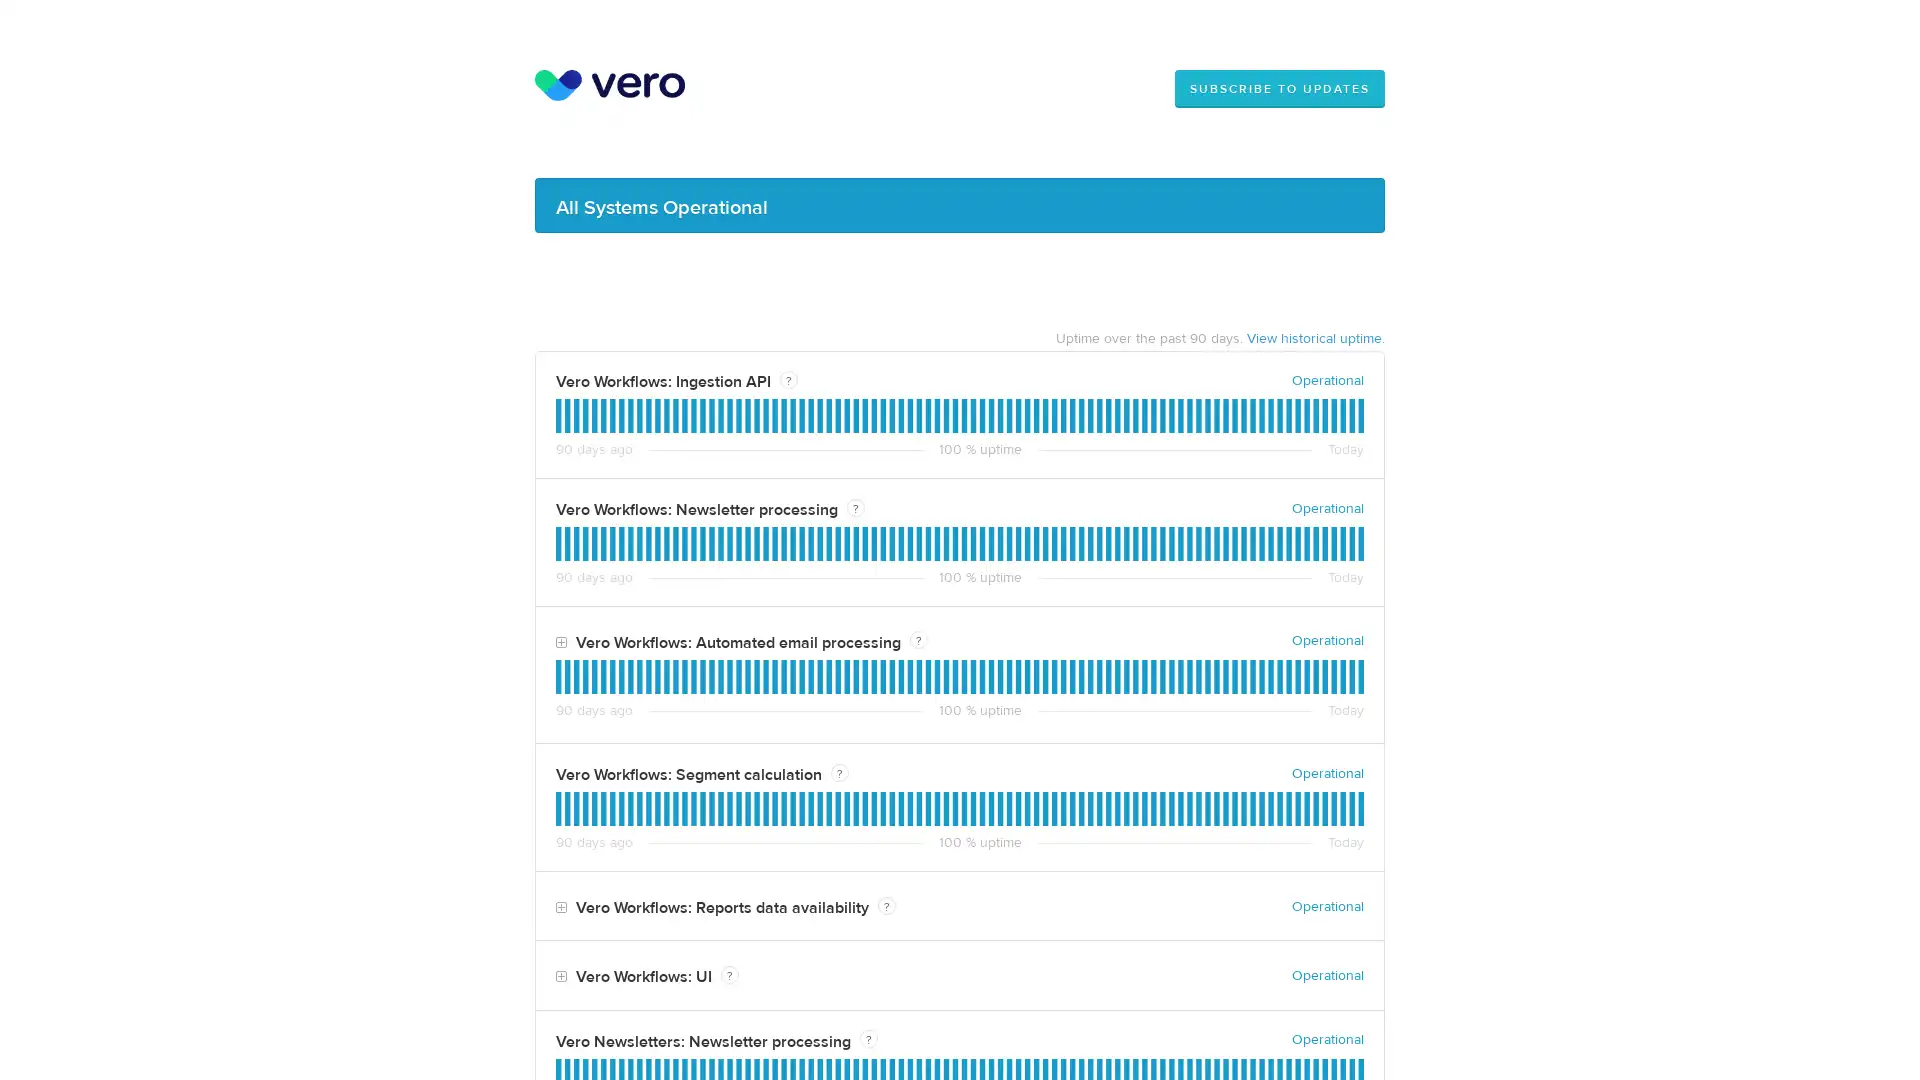 The image size is (1920, 1080). Describe the element at coordinates (560, 975) in the screenshot. I see `Toggle Vero Workflows: UI` at that location.